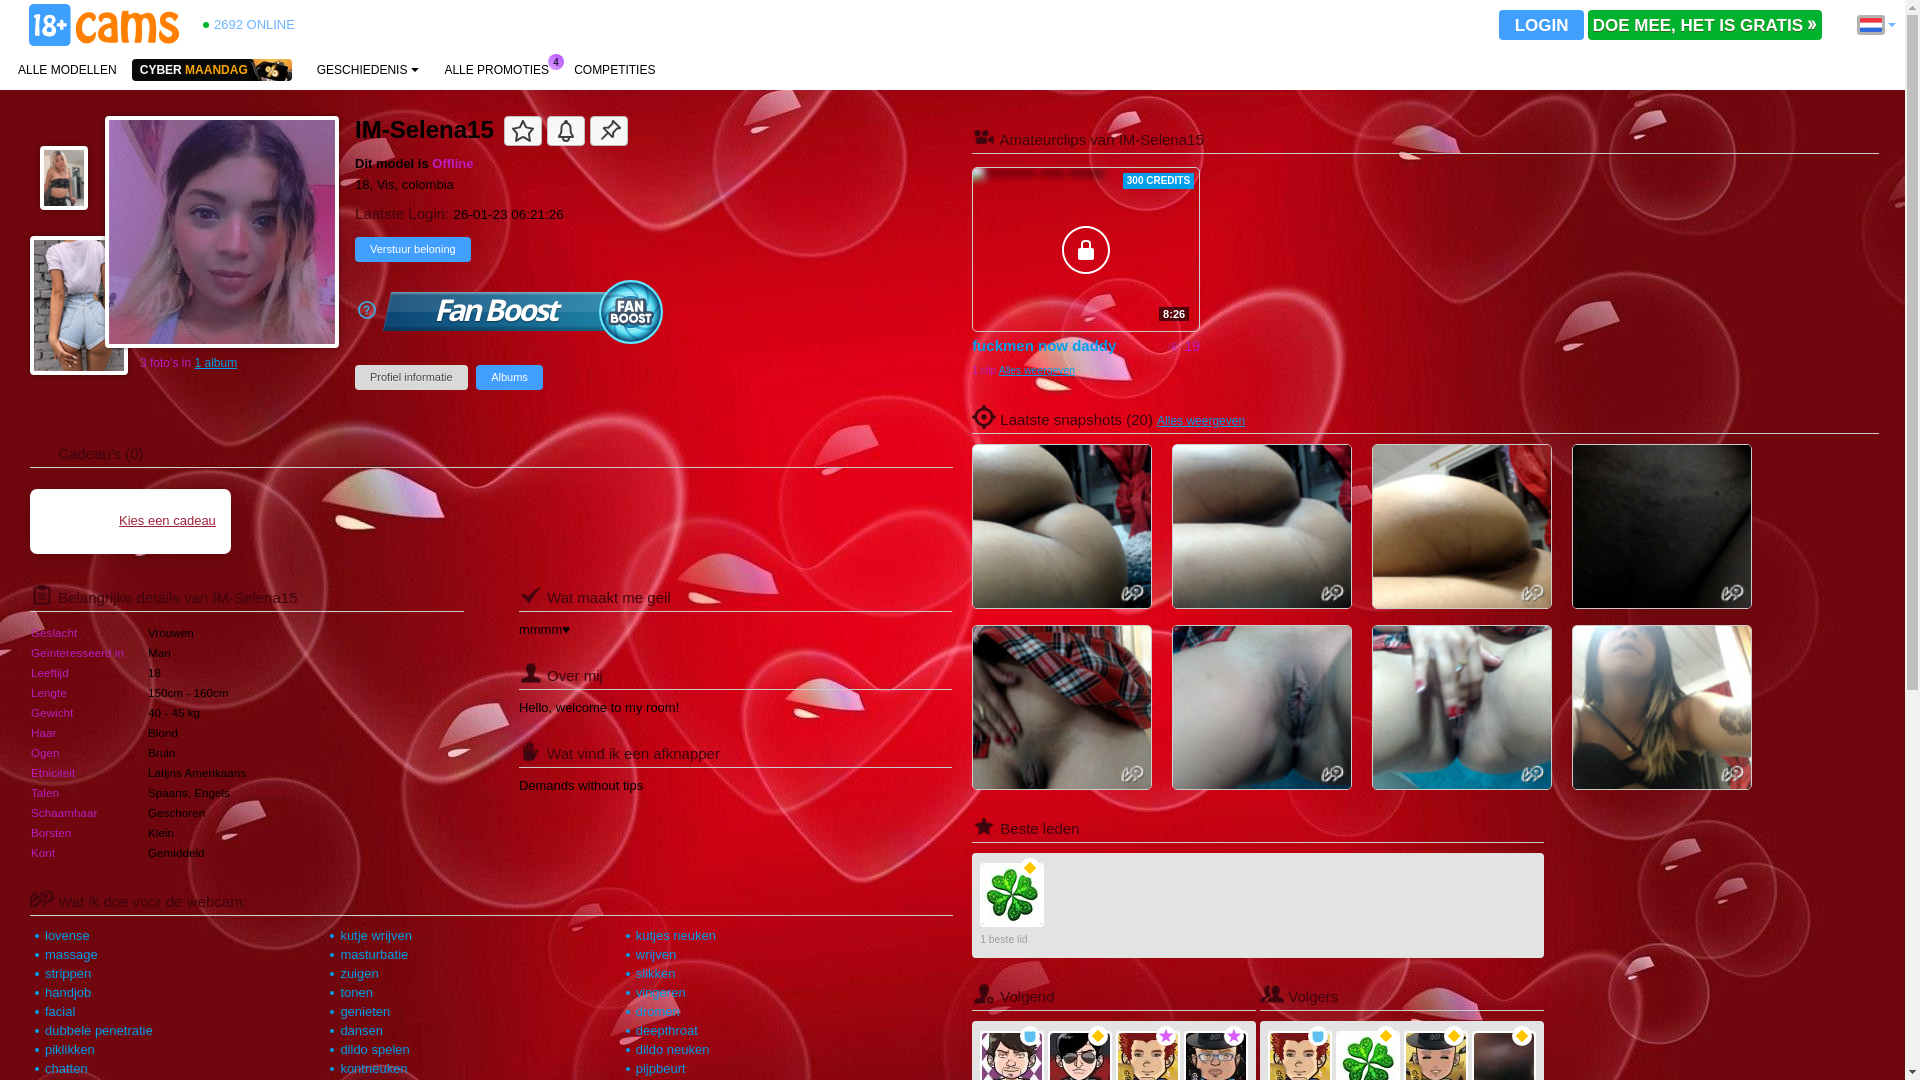  Describe the element at coordinates (131, 68) in the screenshot. I see `'CYBER MAANDAG'` at that location.